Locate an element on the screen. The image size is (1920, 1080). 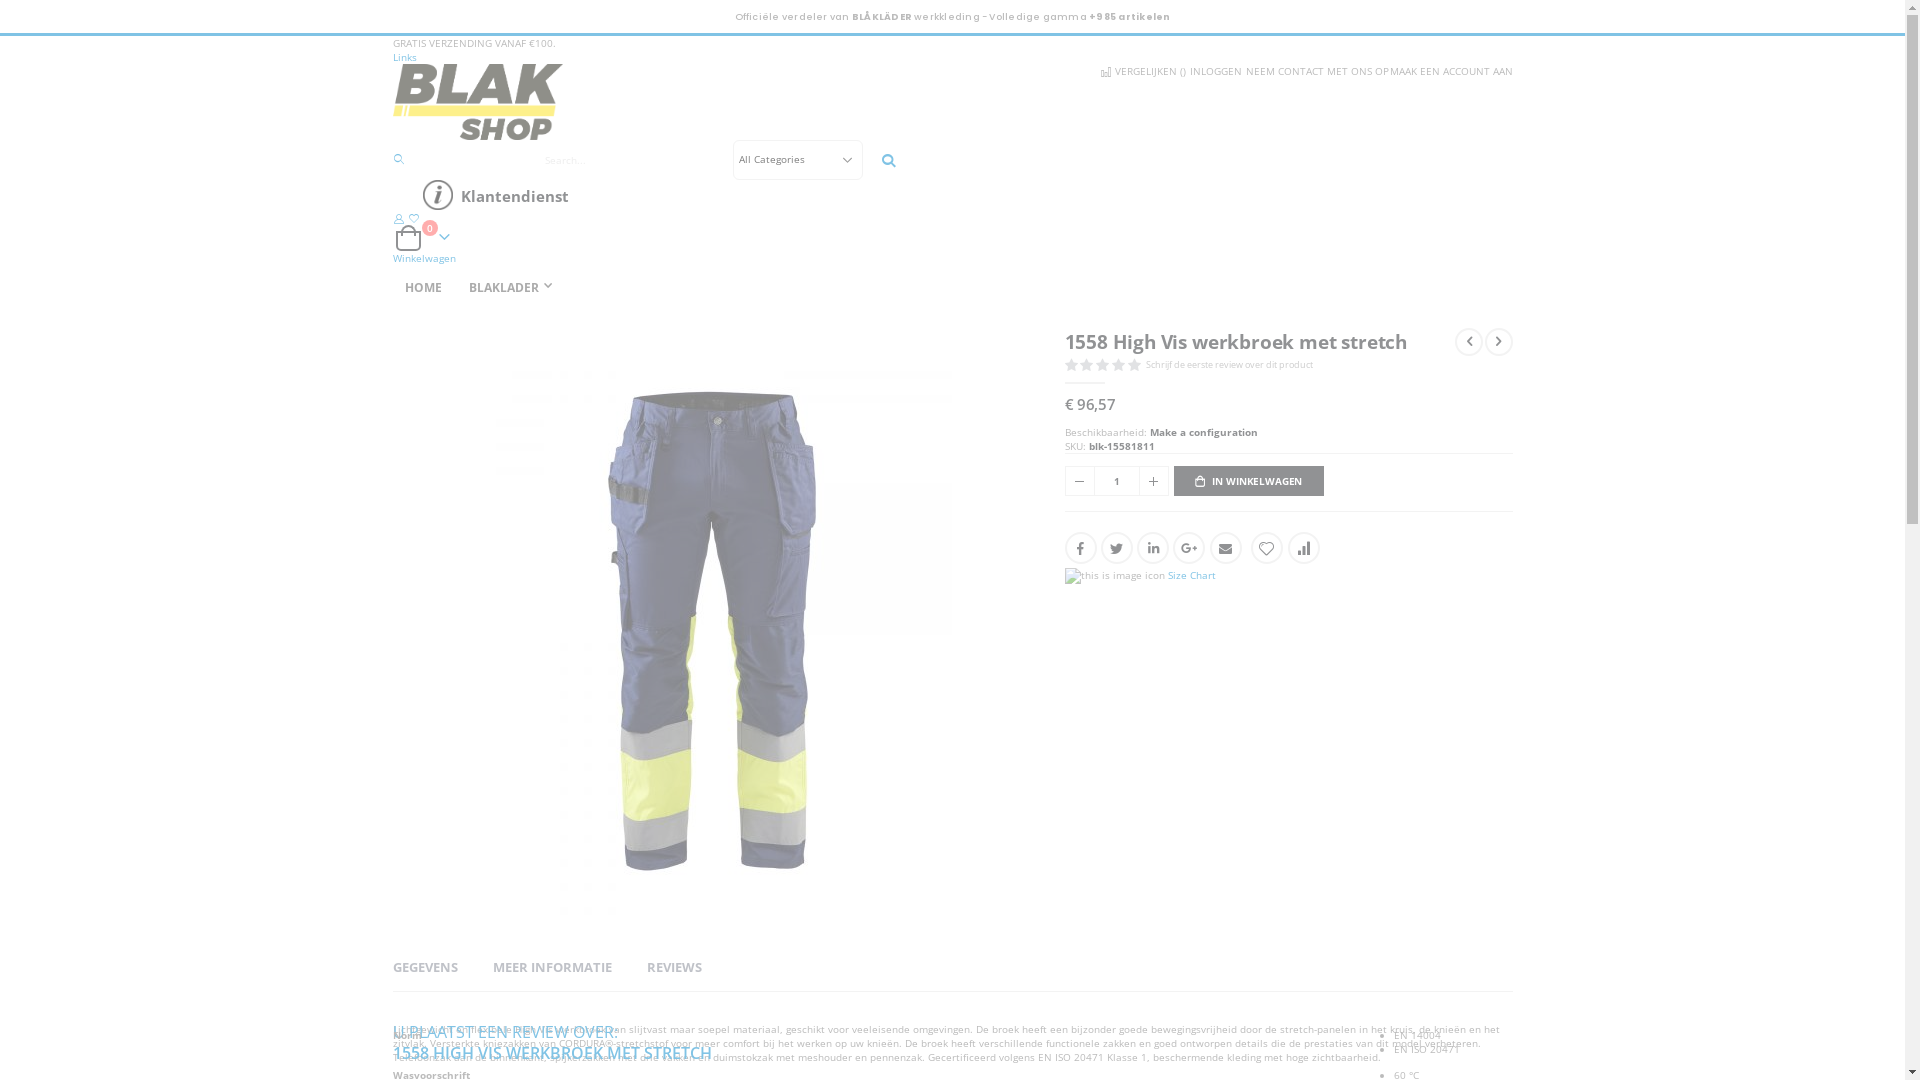
'Google +' is located at coordinates (1172, 547).